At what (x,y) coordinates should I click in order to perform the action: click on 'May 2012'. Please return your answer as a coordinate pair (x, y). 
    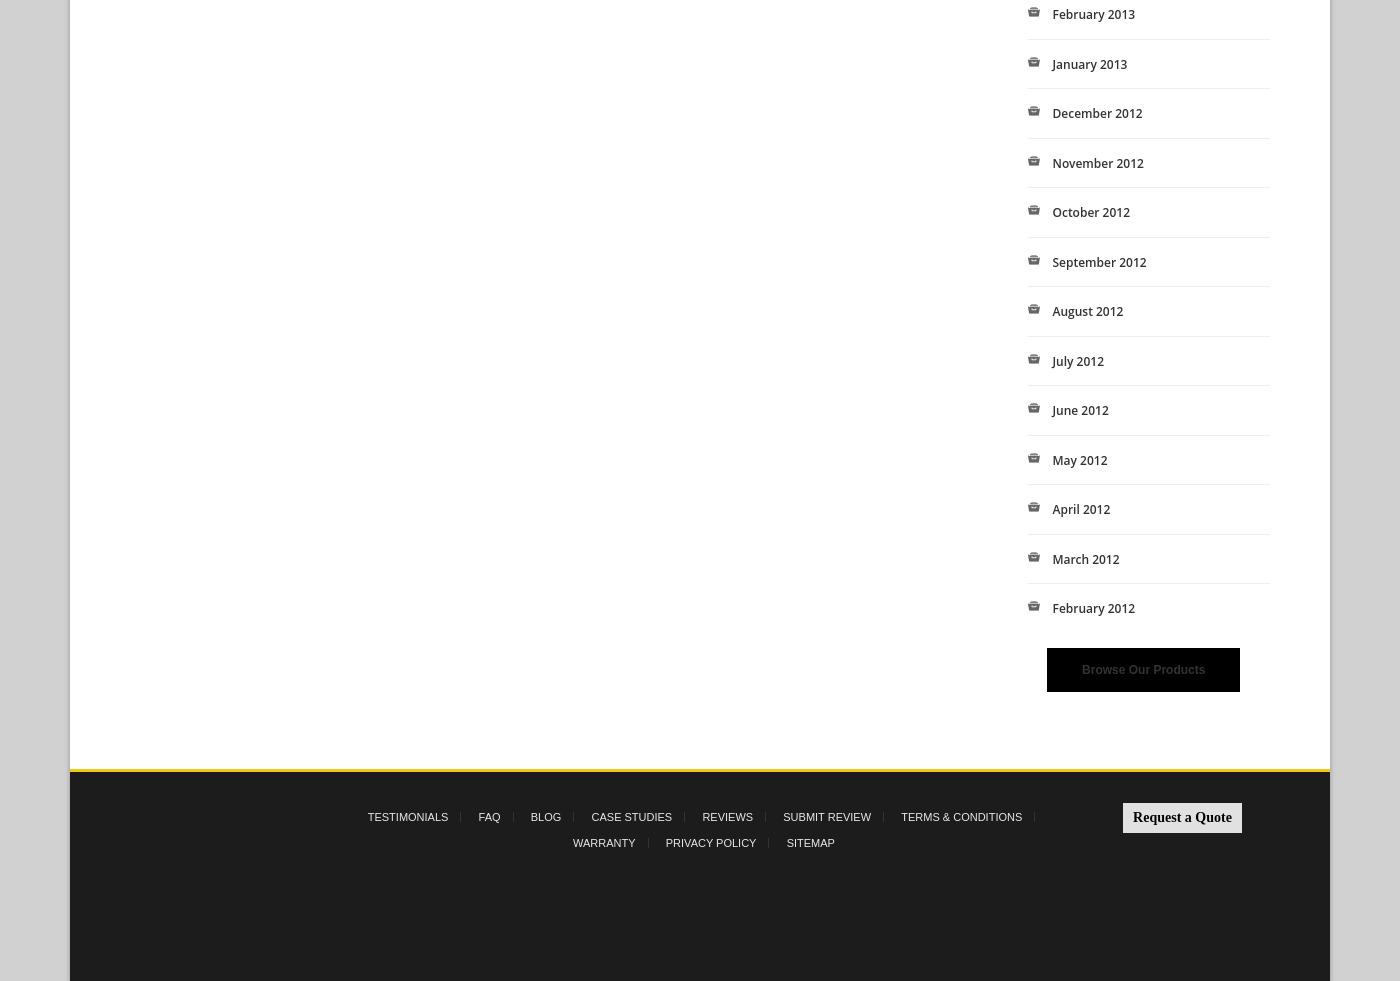
    Looking at the image, I should click on (1051, 458).